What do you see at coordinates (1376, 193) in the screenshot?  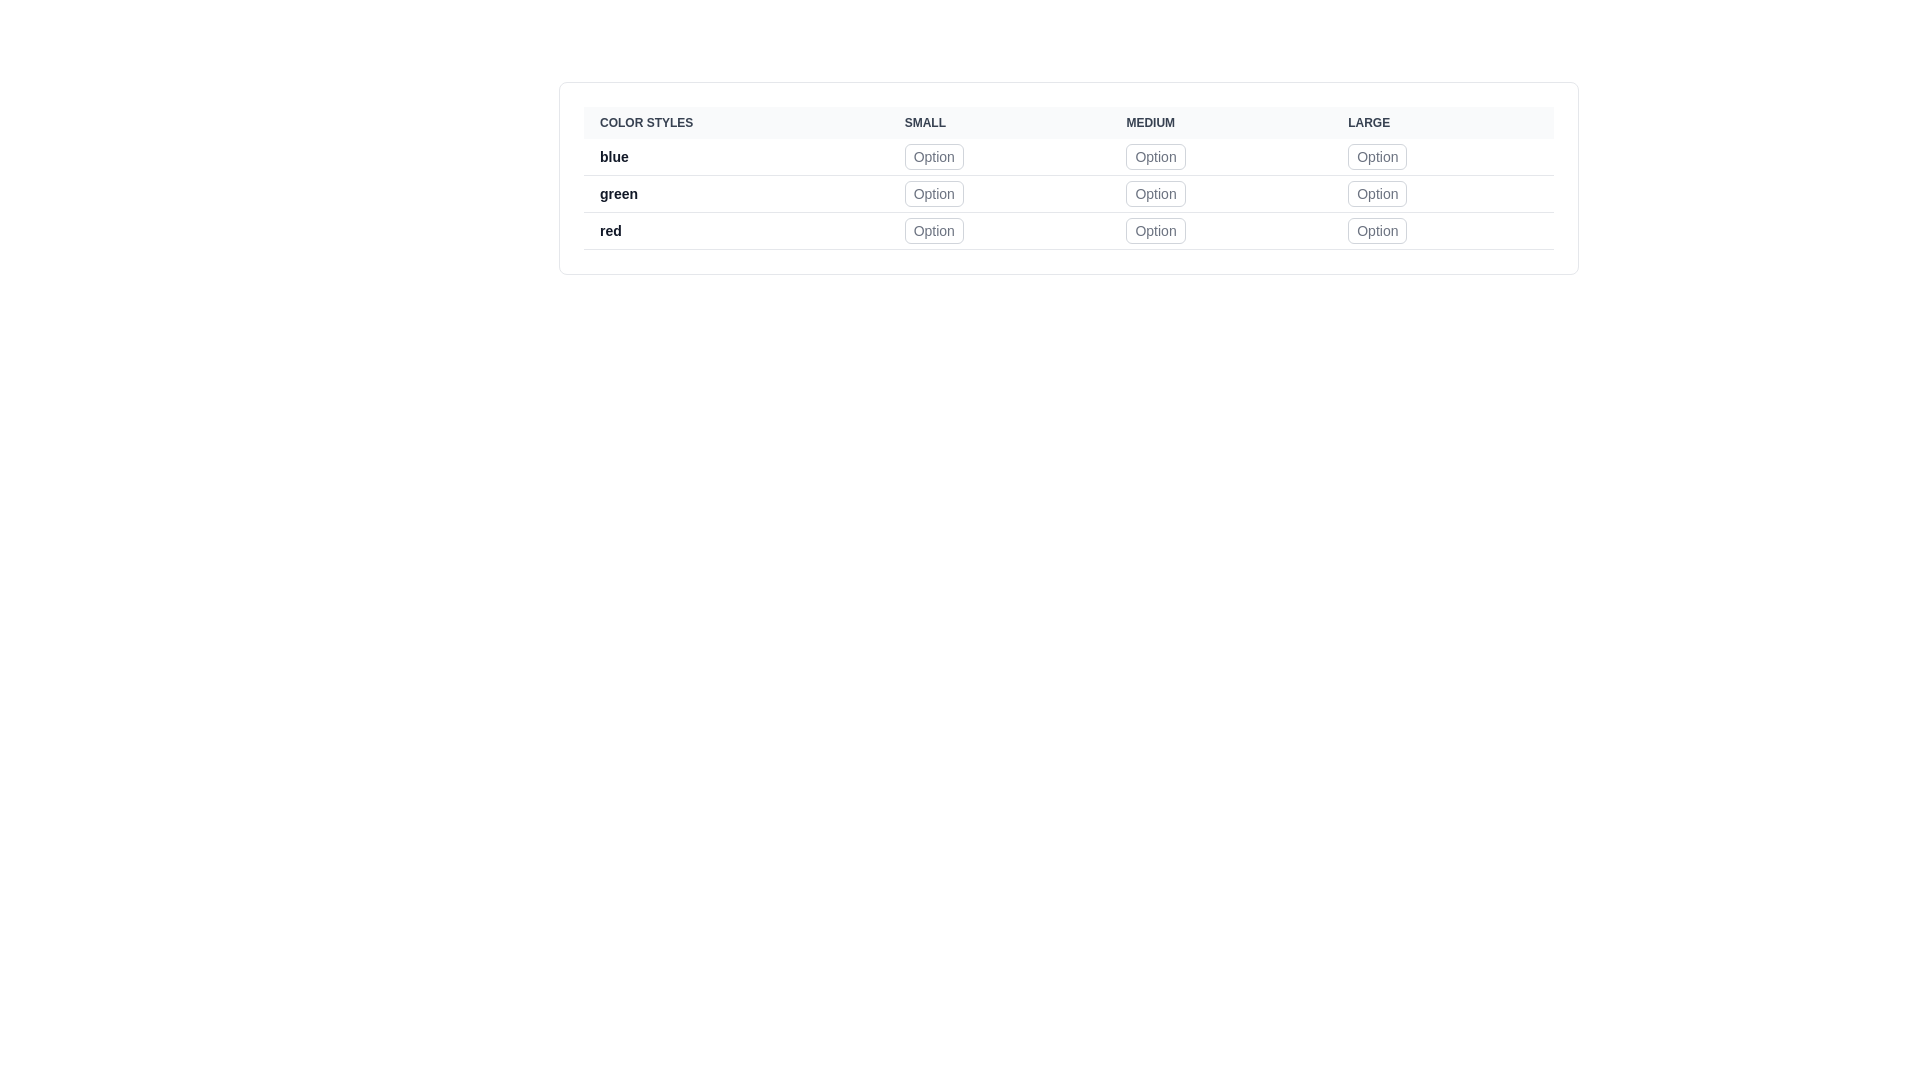 I see `the rectangular button labeled 'Option' located in the 'green' row of the table under the 'LARGE' column` at bounding box center [1376, 193].